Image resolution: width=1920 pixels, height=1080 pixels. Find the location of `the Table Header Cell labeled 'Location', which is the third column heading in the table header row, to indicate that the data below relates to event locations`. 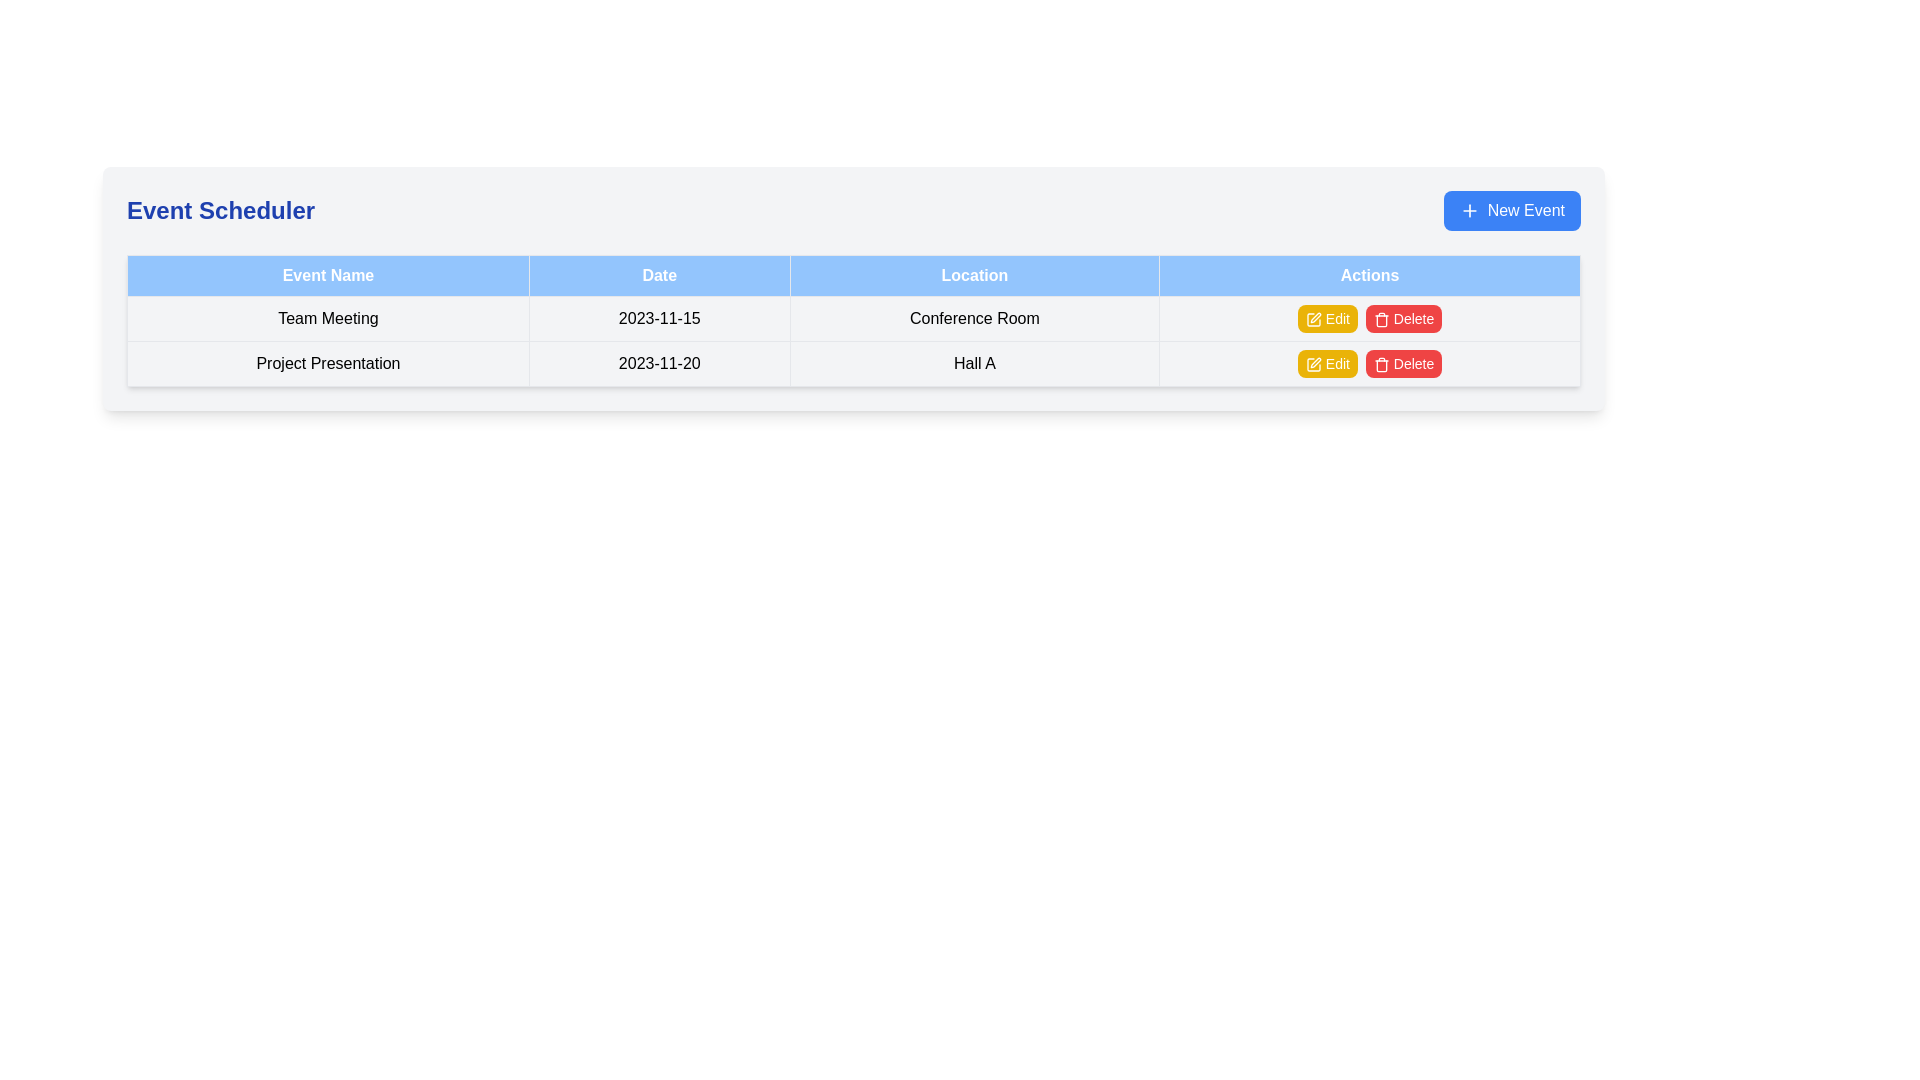

the Table Header Cell labeled 'Location', which is the third column heading in the table header row, to indicate that the data below relates to event locations is located at coordinates (974, 276).